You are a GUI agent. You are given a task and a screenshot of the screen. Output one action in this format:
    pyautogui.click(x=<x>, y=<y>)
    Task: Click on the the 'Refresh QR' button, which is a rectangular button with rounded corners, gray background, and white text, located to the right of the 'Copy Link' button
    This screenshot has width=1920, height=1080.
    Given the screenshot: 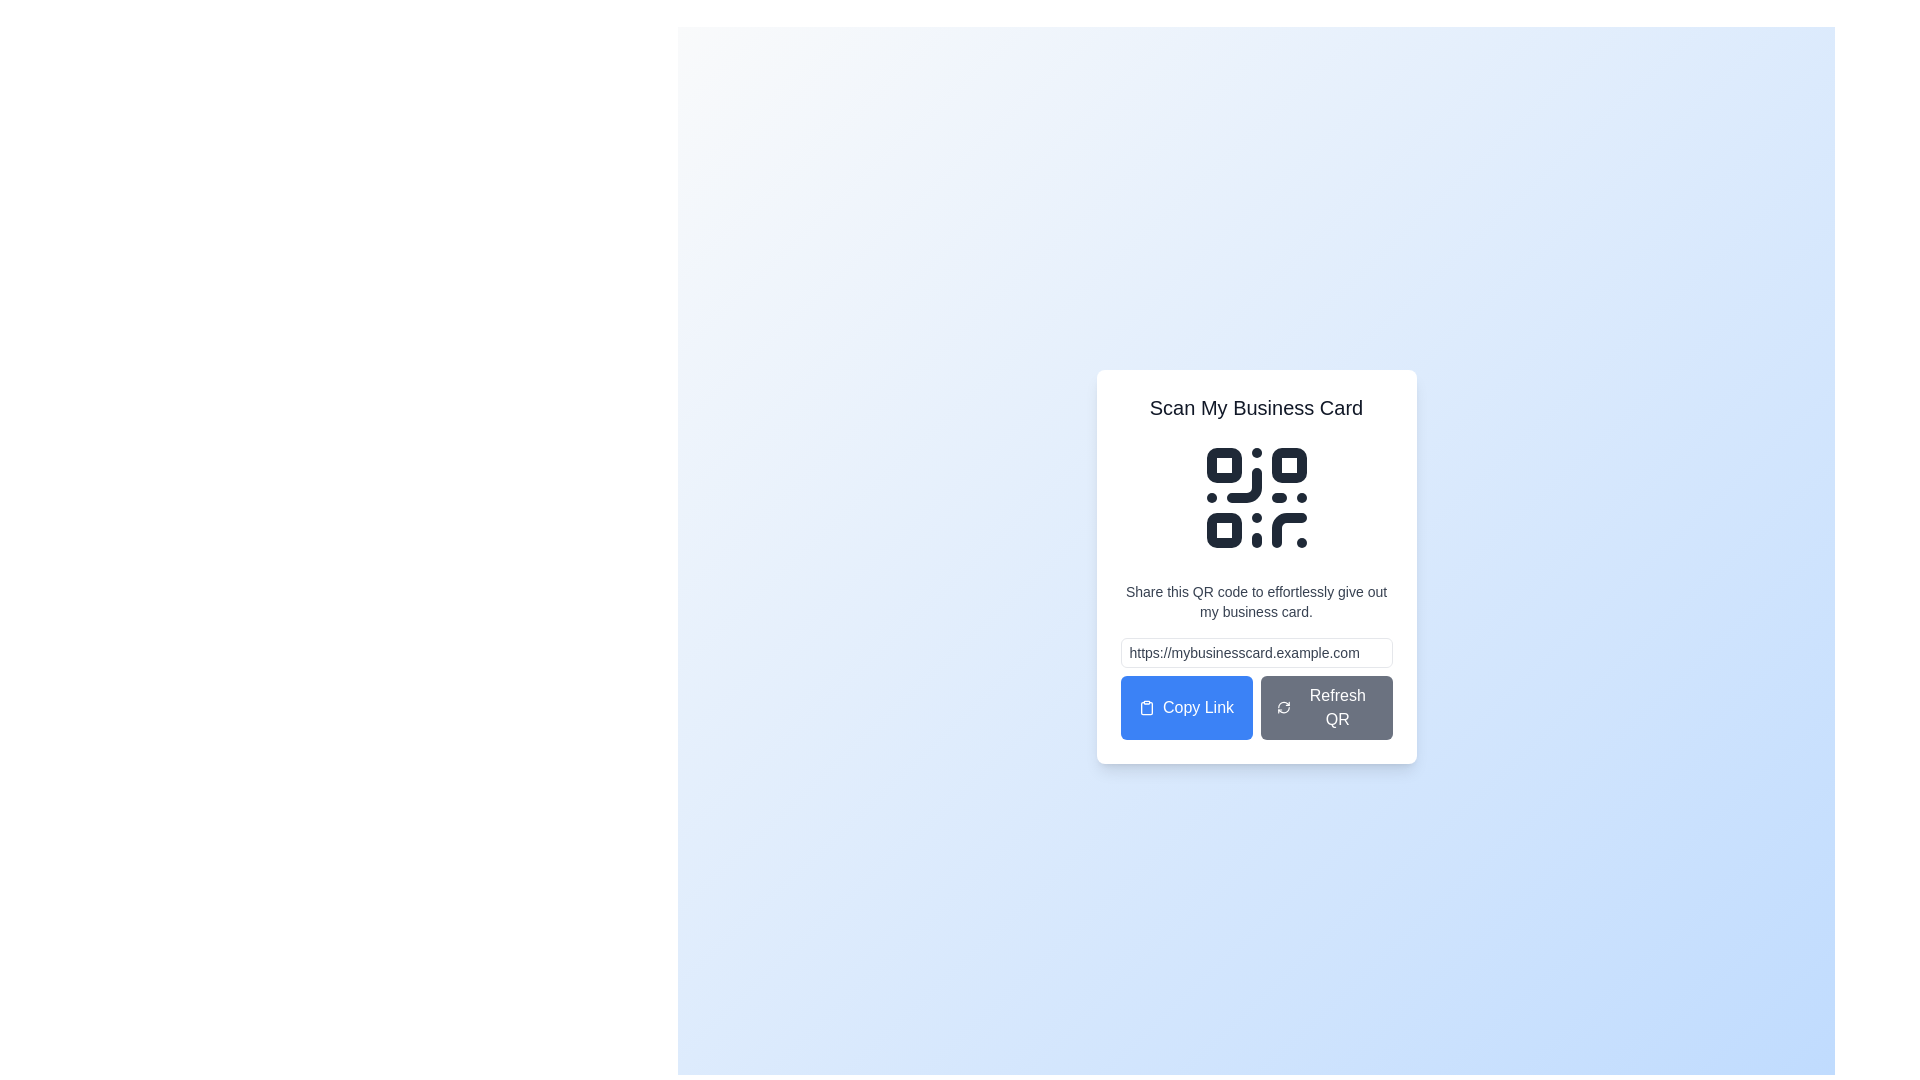 What is the action you would take?
    pyautogui.click(x=1326, y=707)
    